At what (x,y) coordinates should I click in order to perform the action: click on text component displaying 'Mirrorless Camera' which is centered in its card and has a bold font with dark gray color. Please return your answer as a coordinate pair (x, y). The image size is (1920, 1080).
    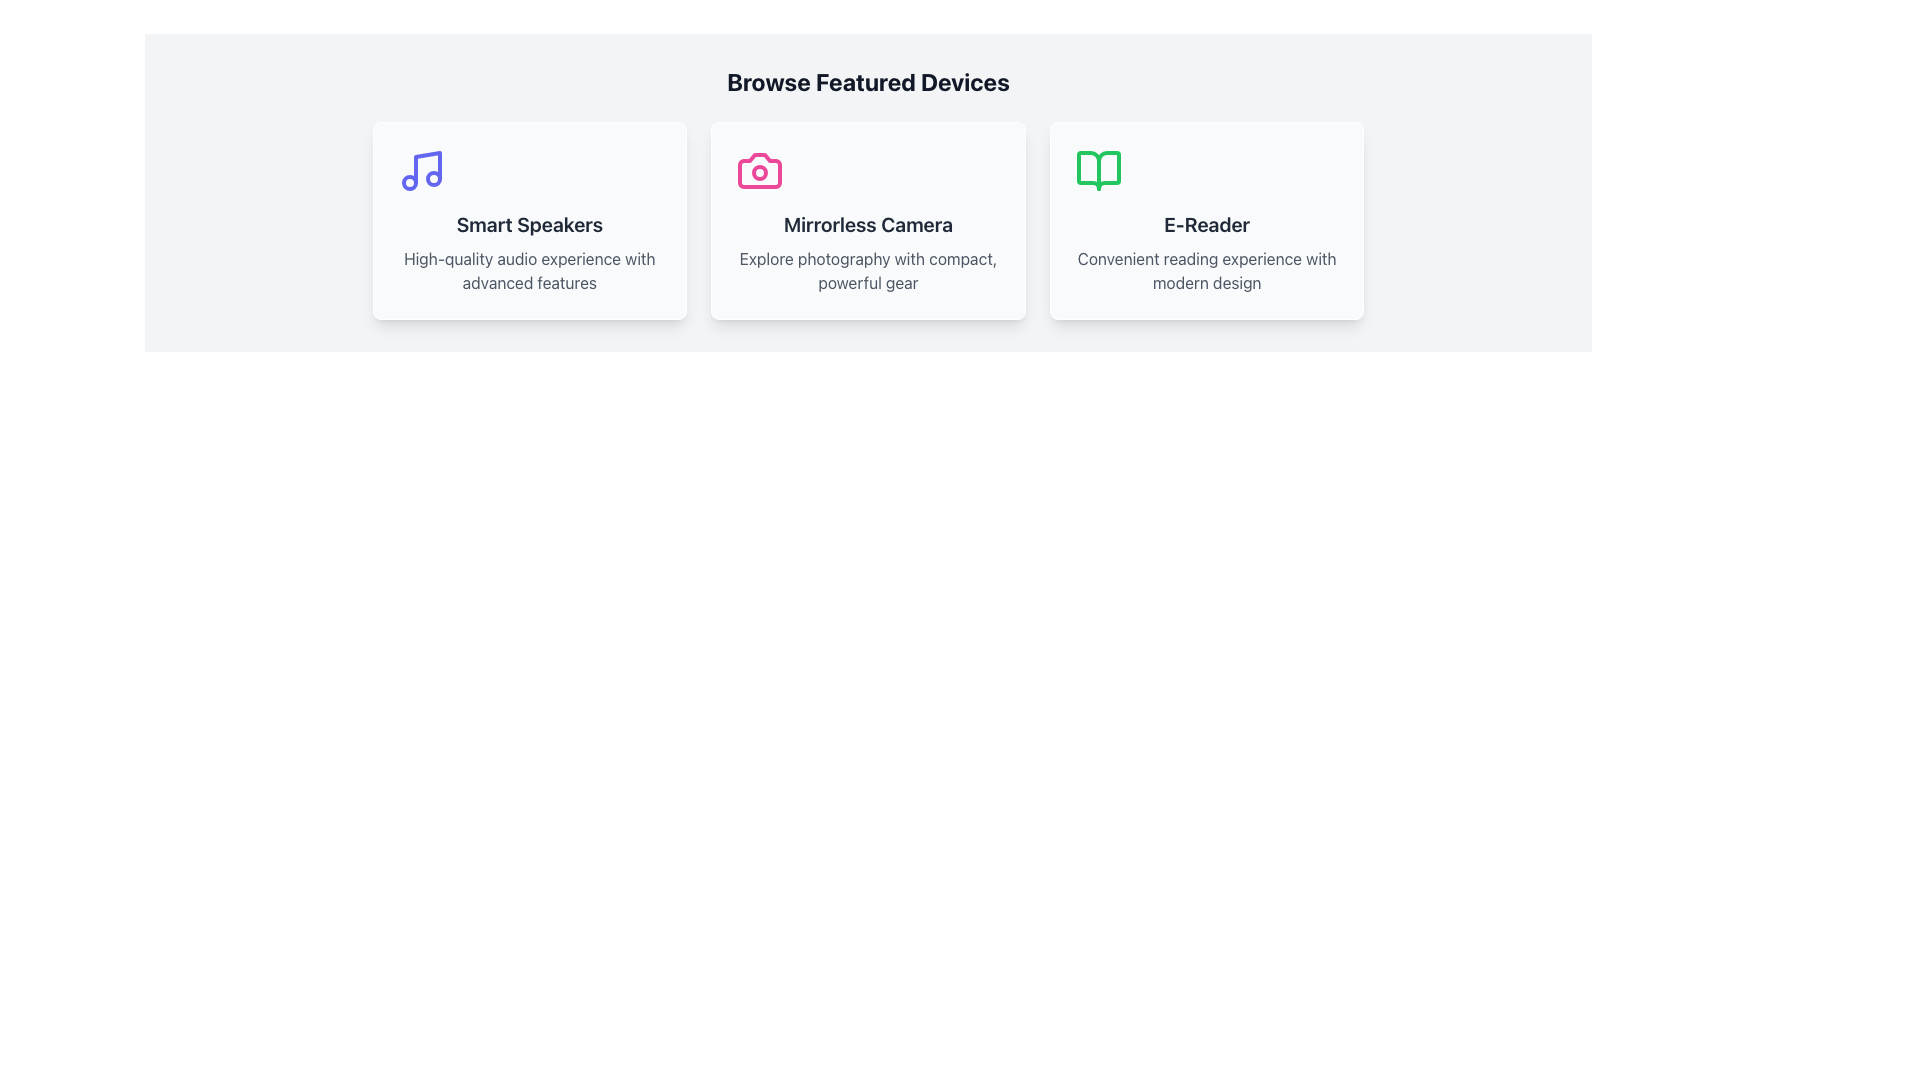
    Looking at the image, I should click on (868, 224).